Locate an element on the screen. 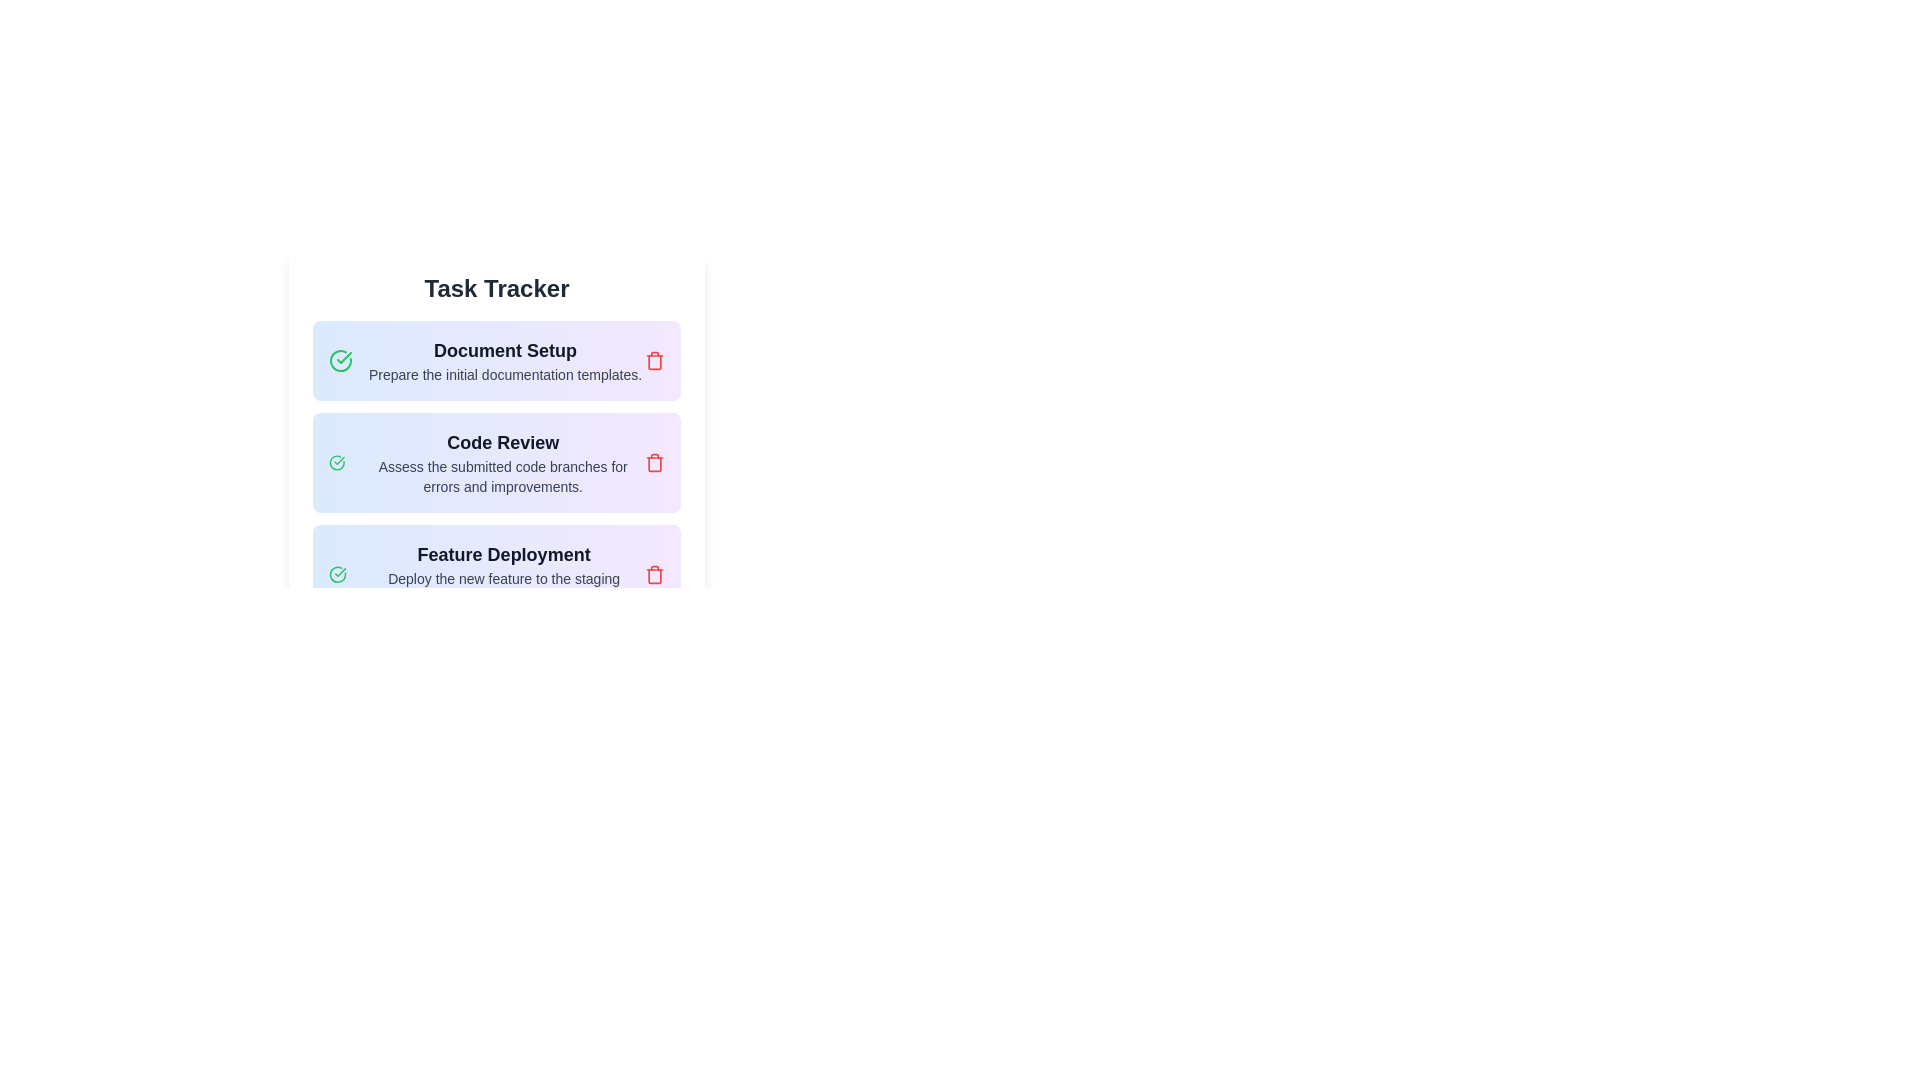 The width and height of the screenshot is (1920, 1080). text label that serves as the title for 'Document Setup', located below 'Task Tracker' and aligned to the left is located at coordinates (505, 350).